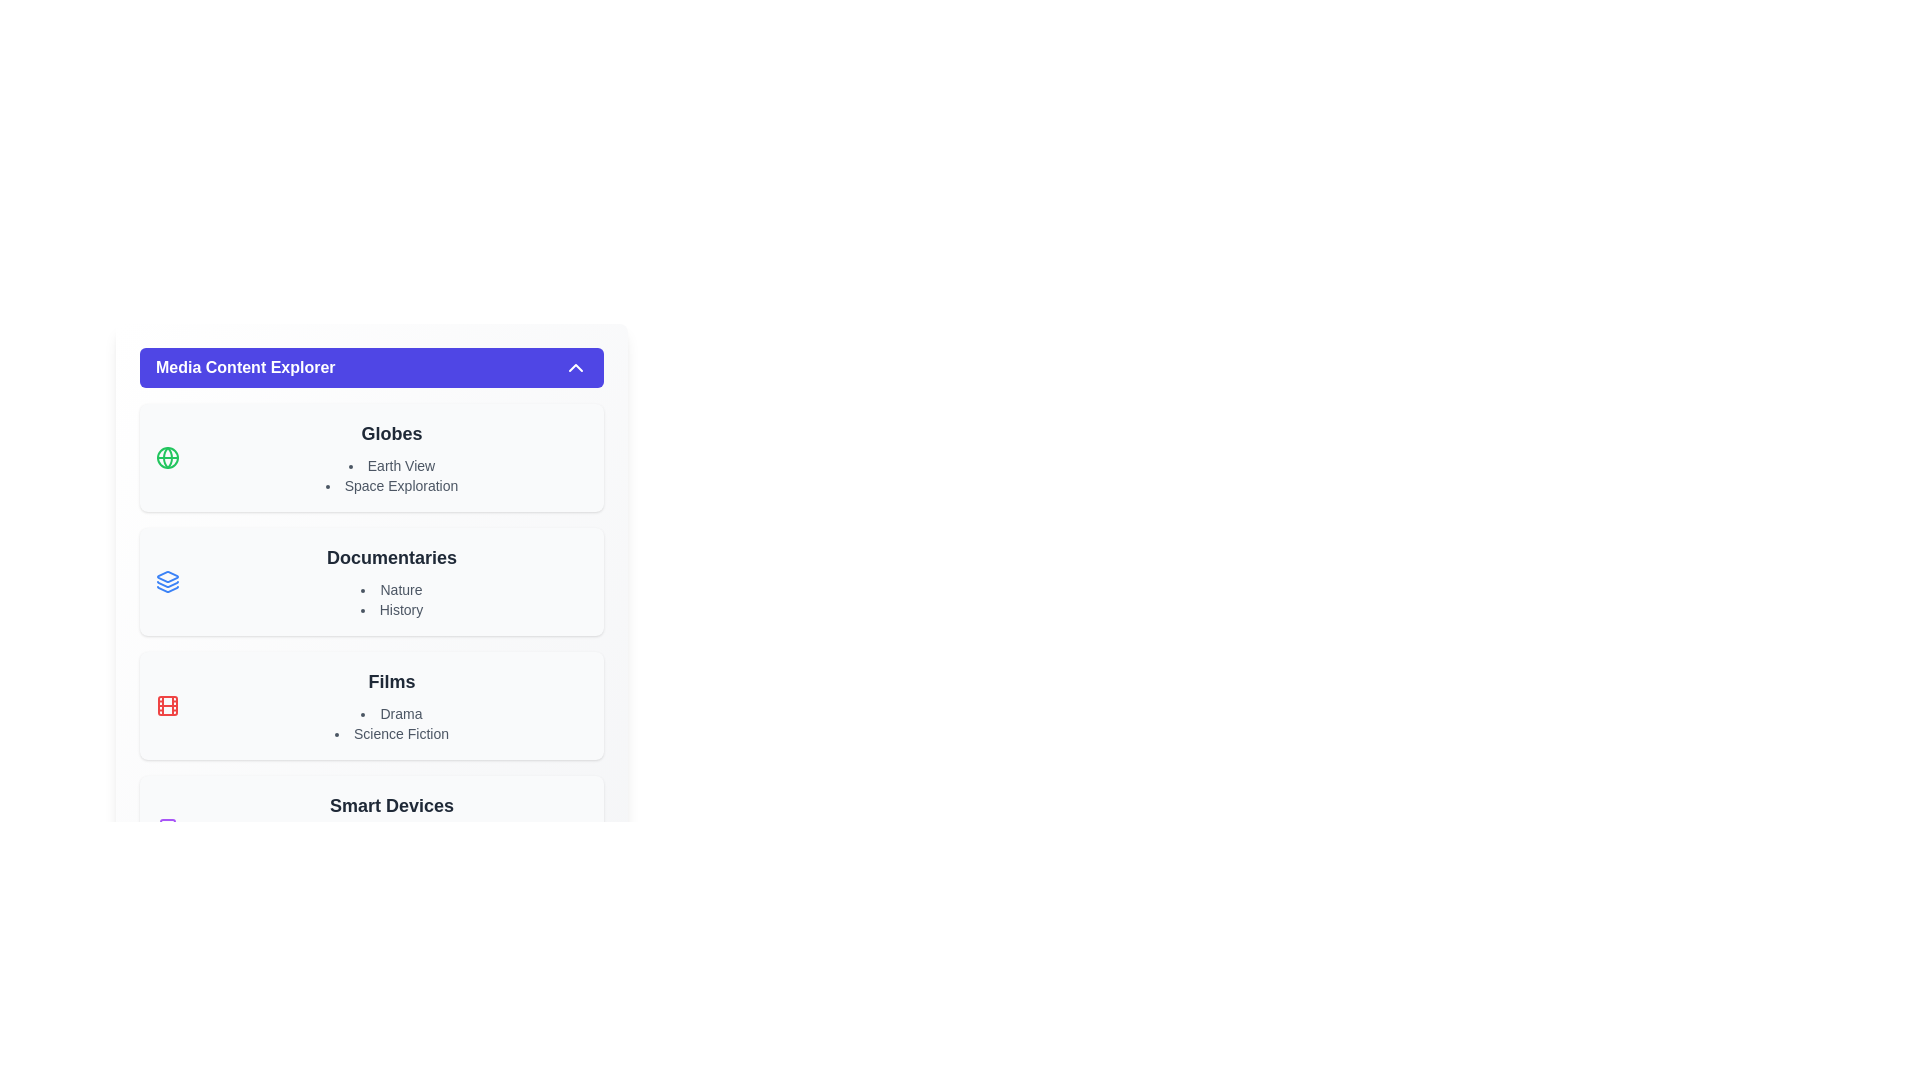 This screenshot has height=1080, width=1920. Describe the element at coordinates (392, 589) in the screenshot. I see `the list item labeled 'Nature'` at that location.